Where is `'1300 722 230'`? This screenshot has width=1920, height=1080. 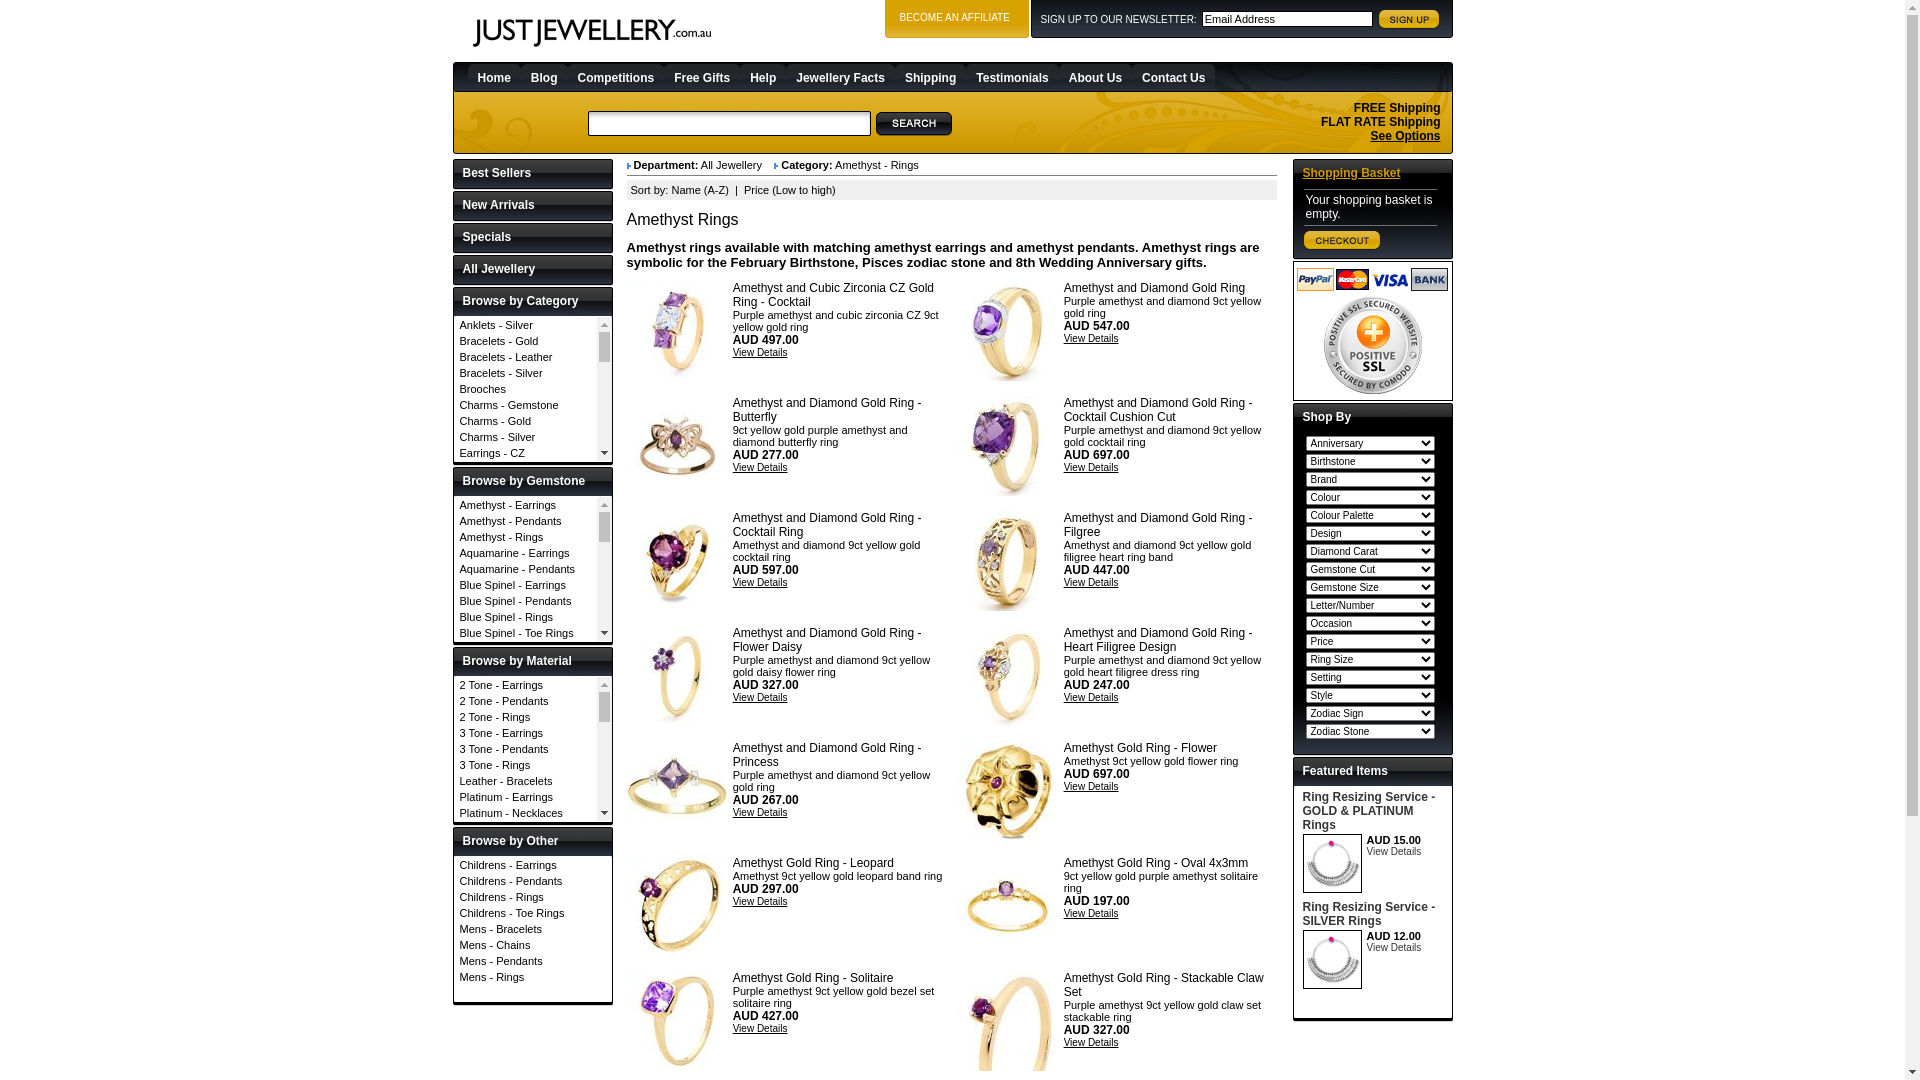
'1300 722 230' is located at coordinates (1393, 75).